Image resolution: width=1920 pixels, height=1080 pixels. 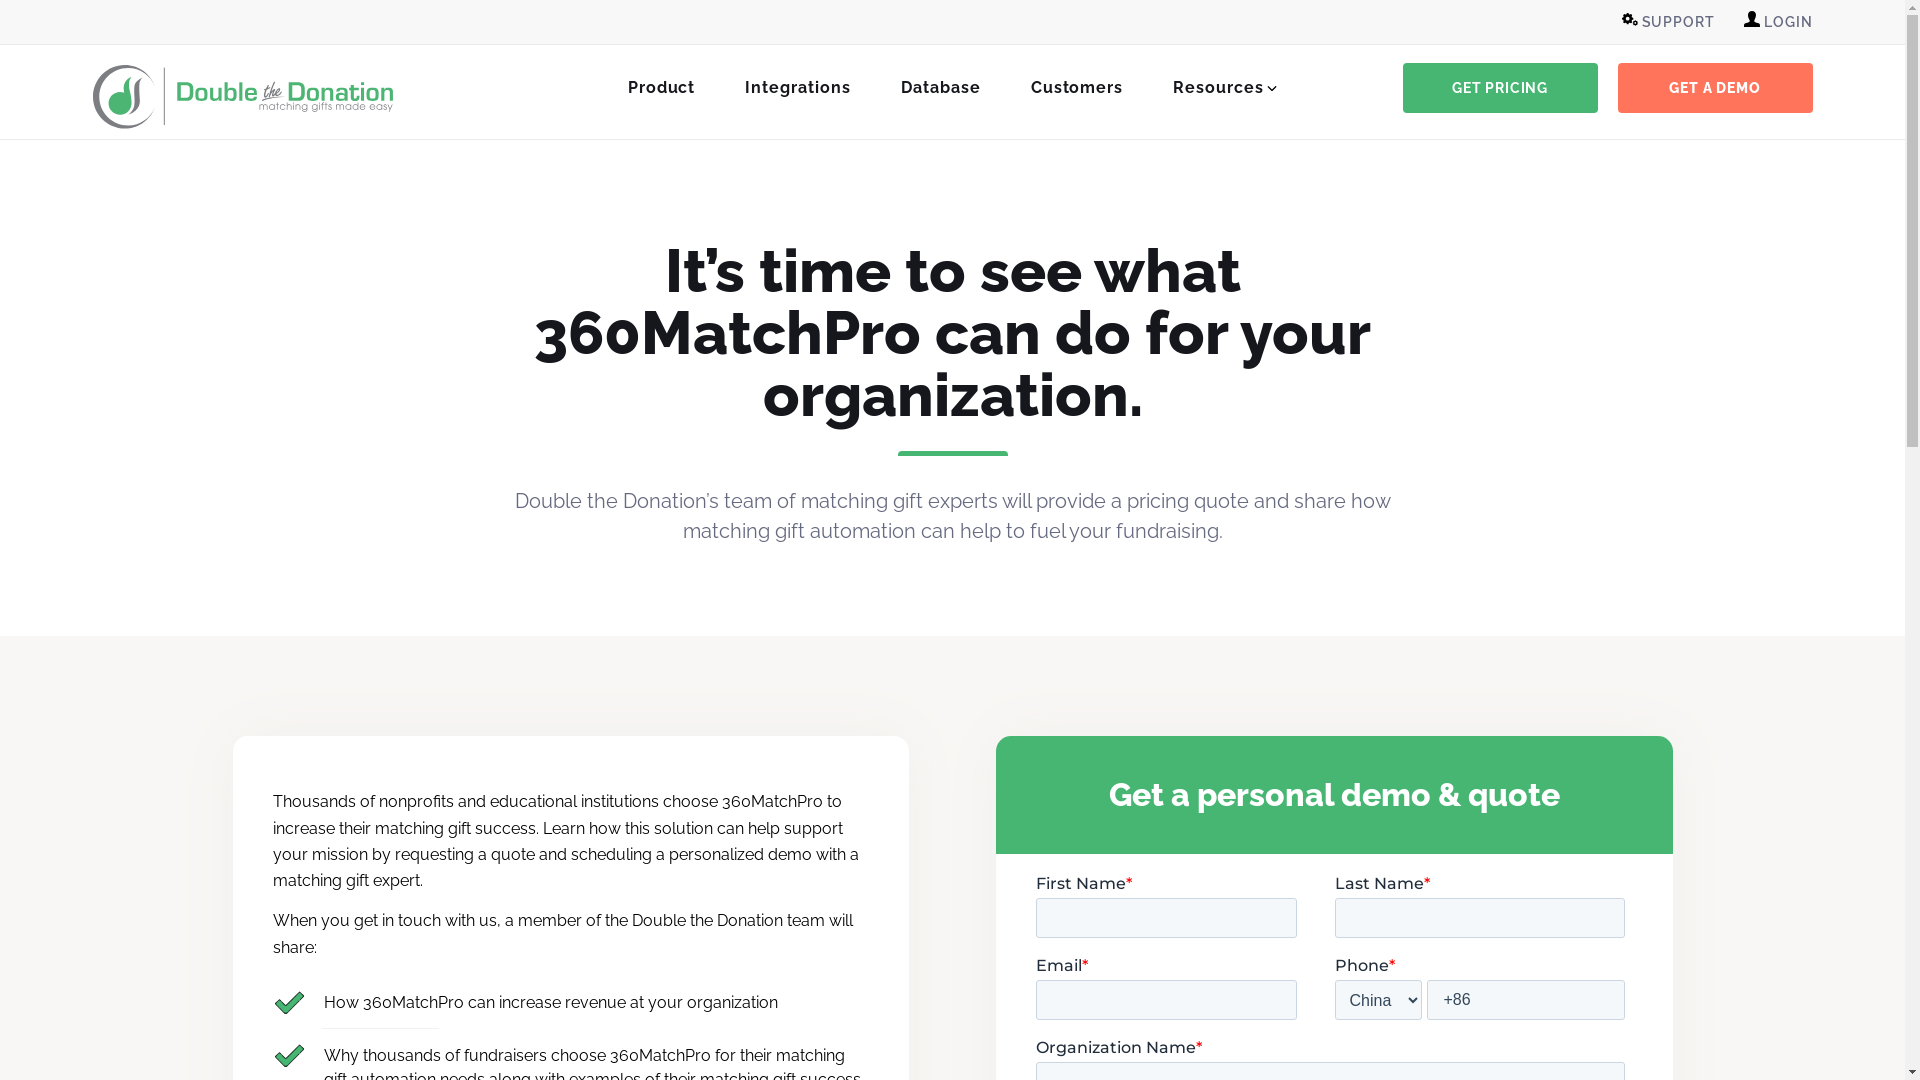 What do you see at coordinates (1714, 86) in the screenshot?
I see `'GET A DEMO'` at bounding box center [1714, 86].